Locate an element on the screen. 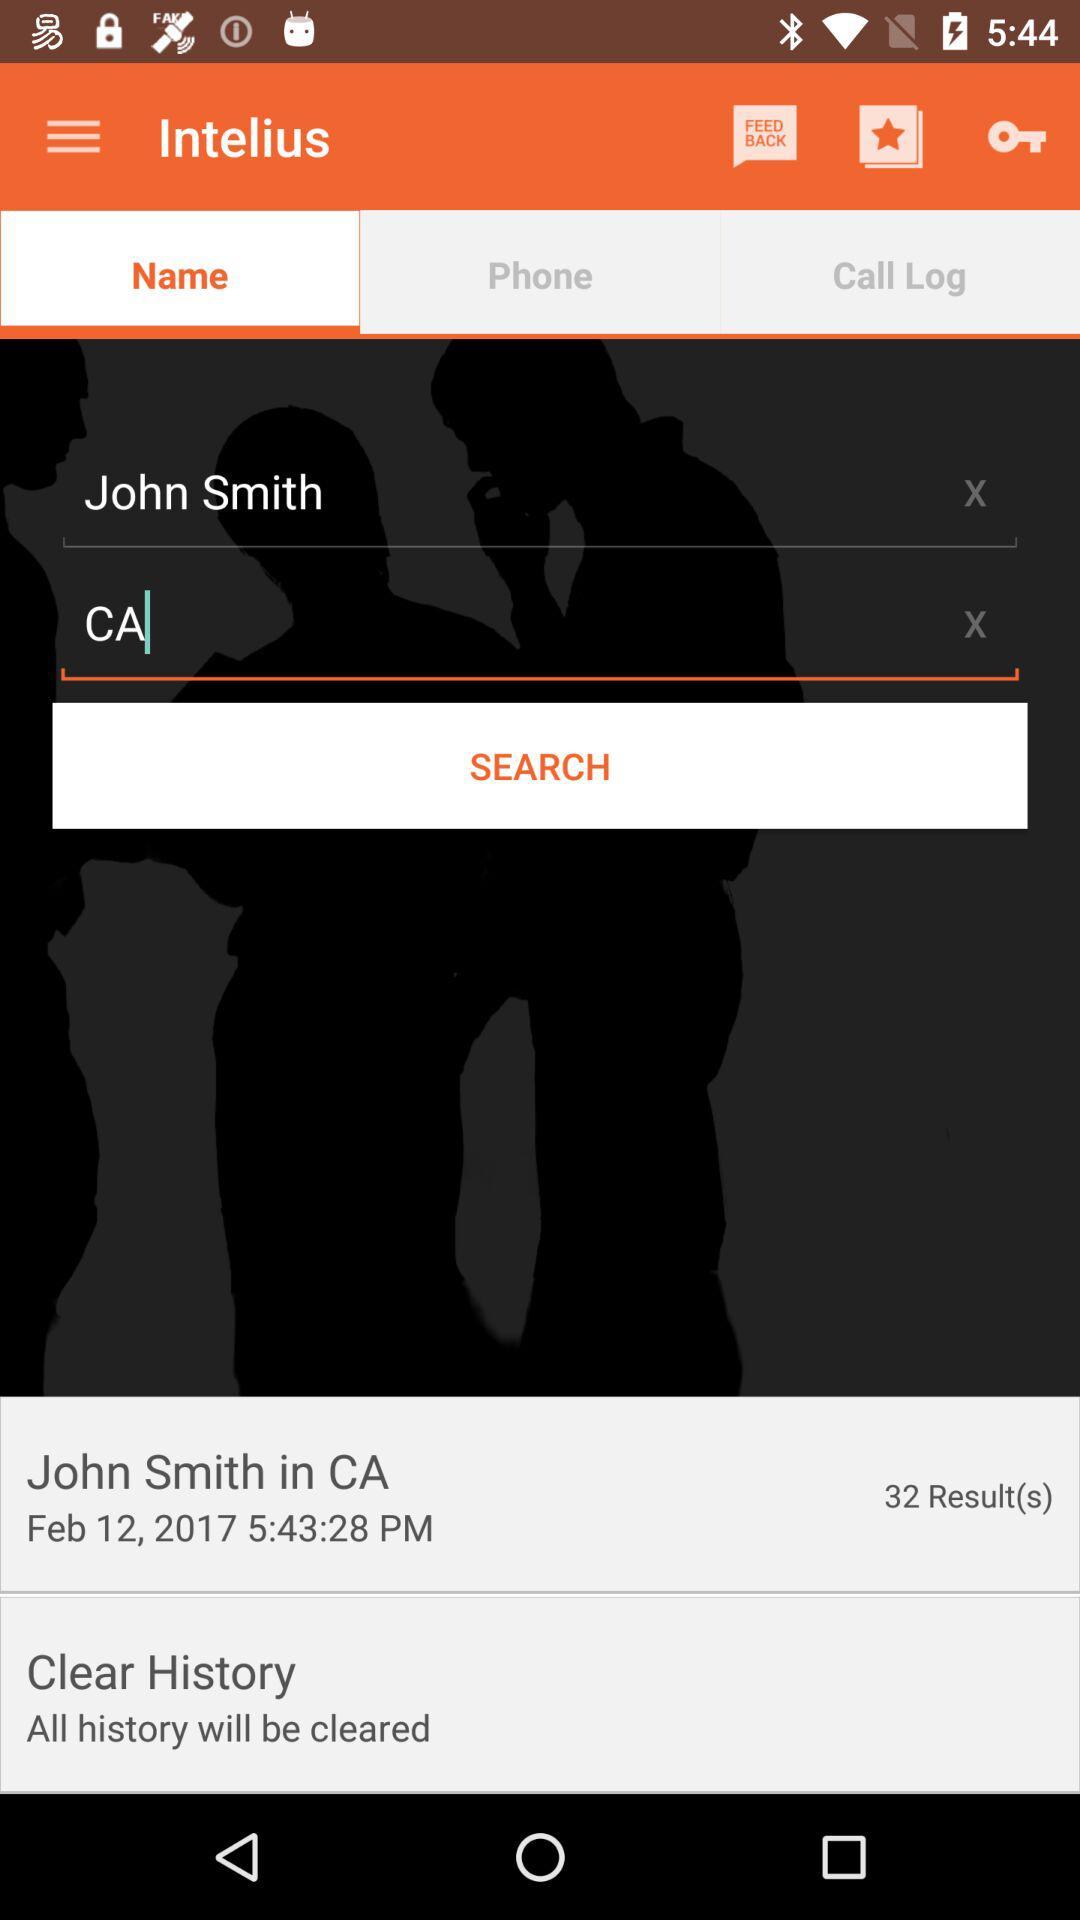 The width and height of the screenshot is (1080, 1920). feb 12 2017 app is located at coordinates (229, 1525).